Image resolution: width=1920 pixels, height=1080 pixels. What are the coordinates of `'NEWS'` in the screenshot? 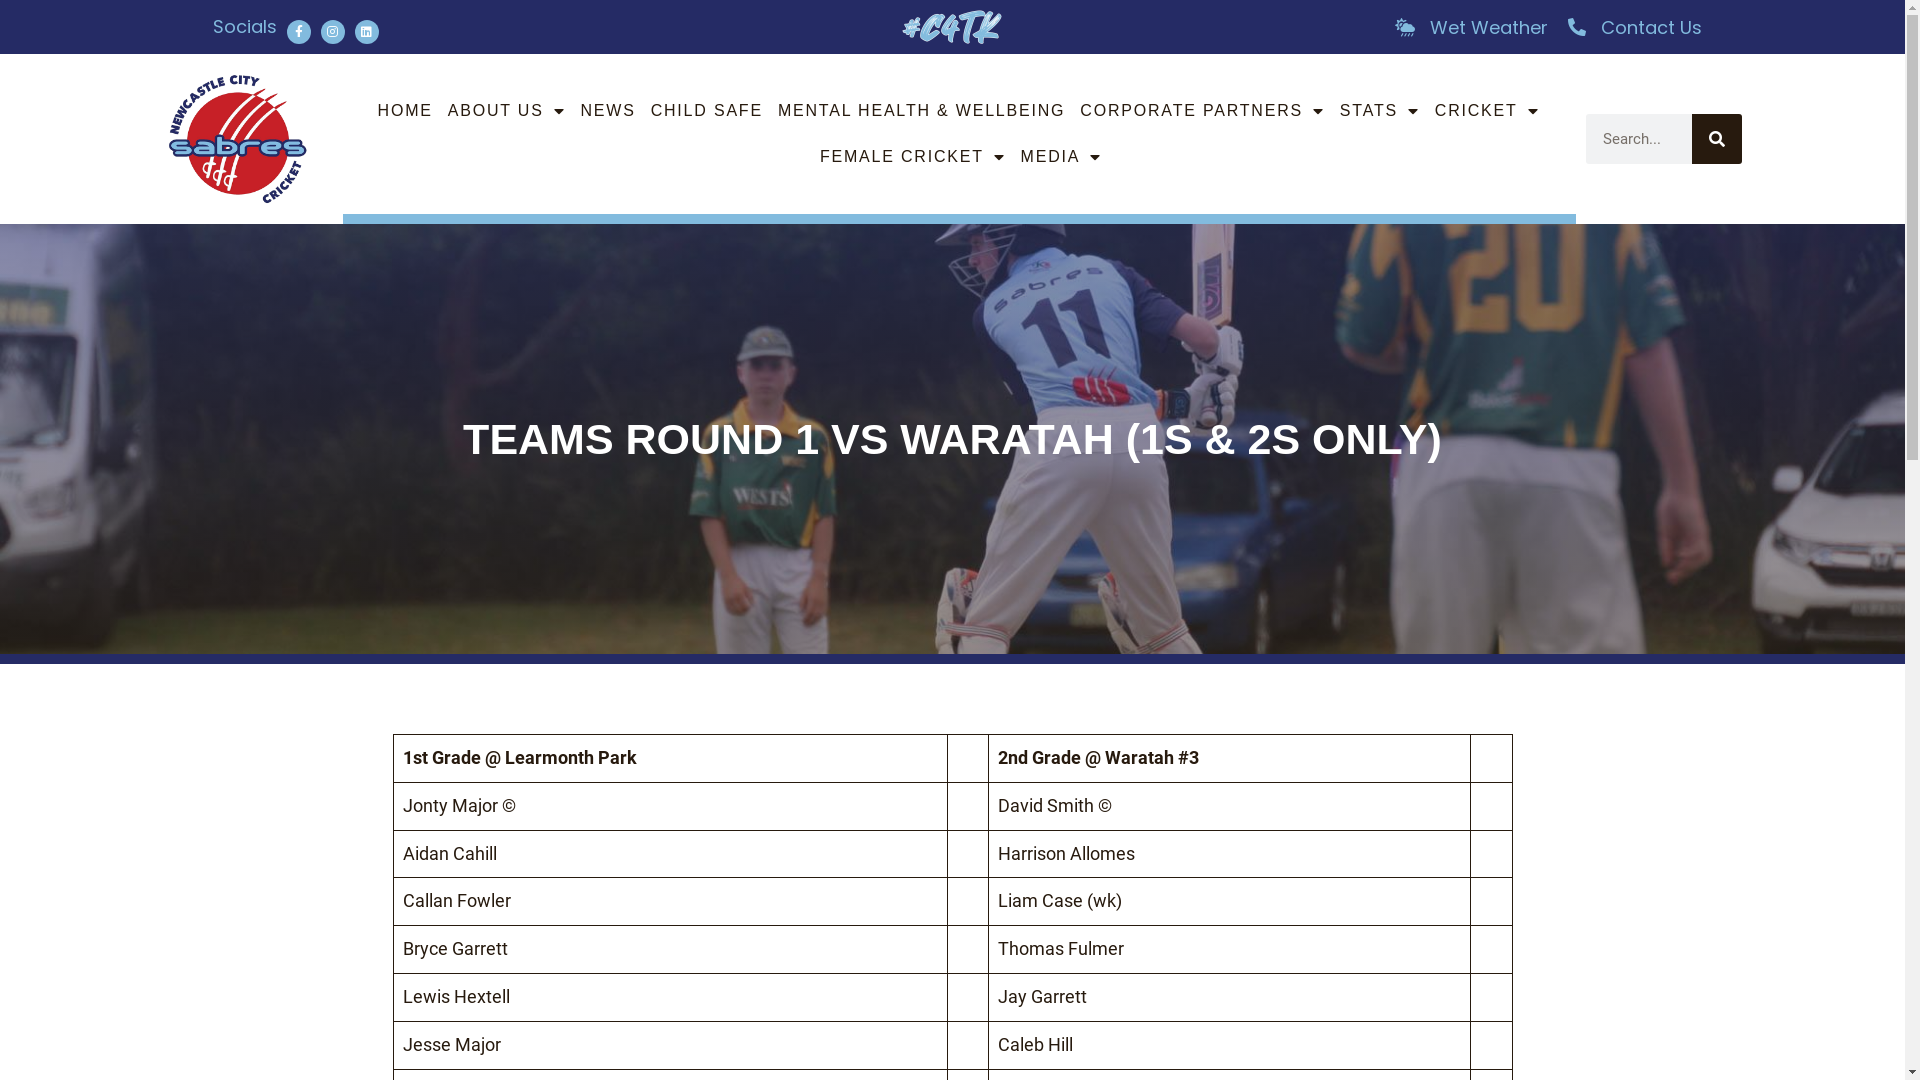 It's located at (606, 111).